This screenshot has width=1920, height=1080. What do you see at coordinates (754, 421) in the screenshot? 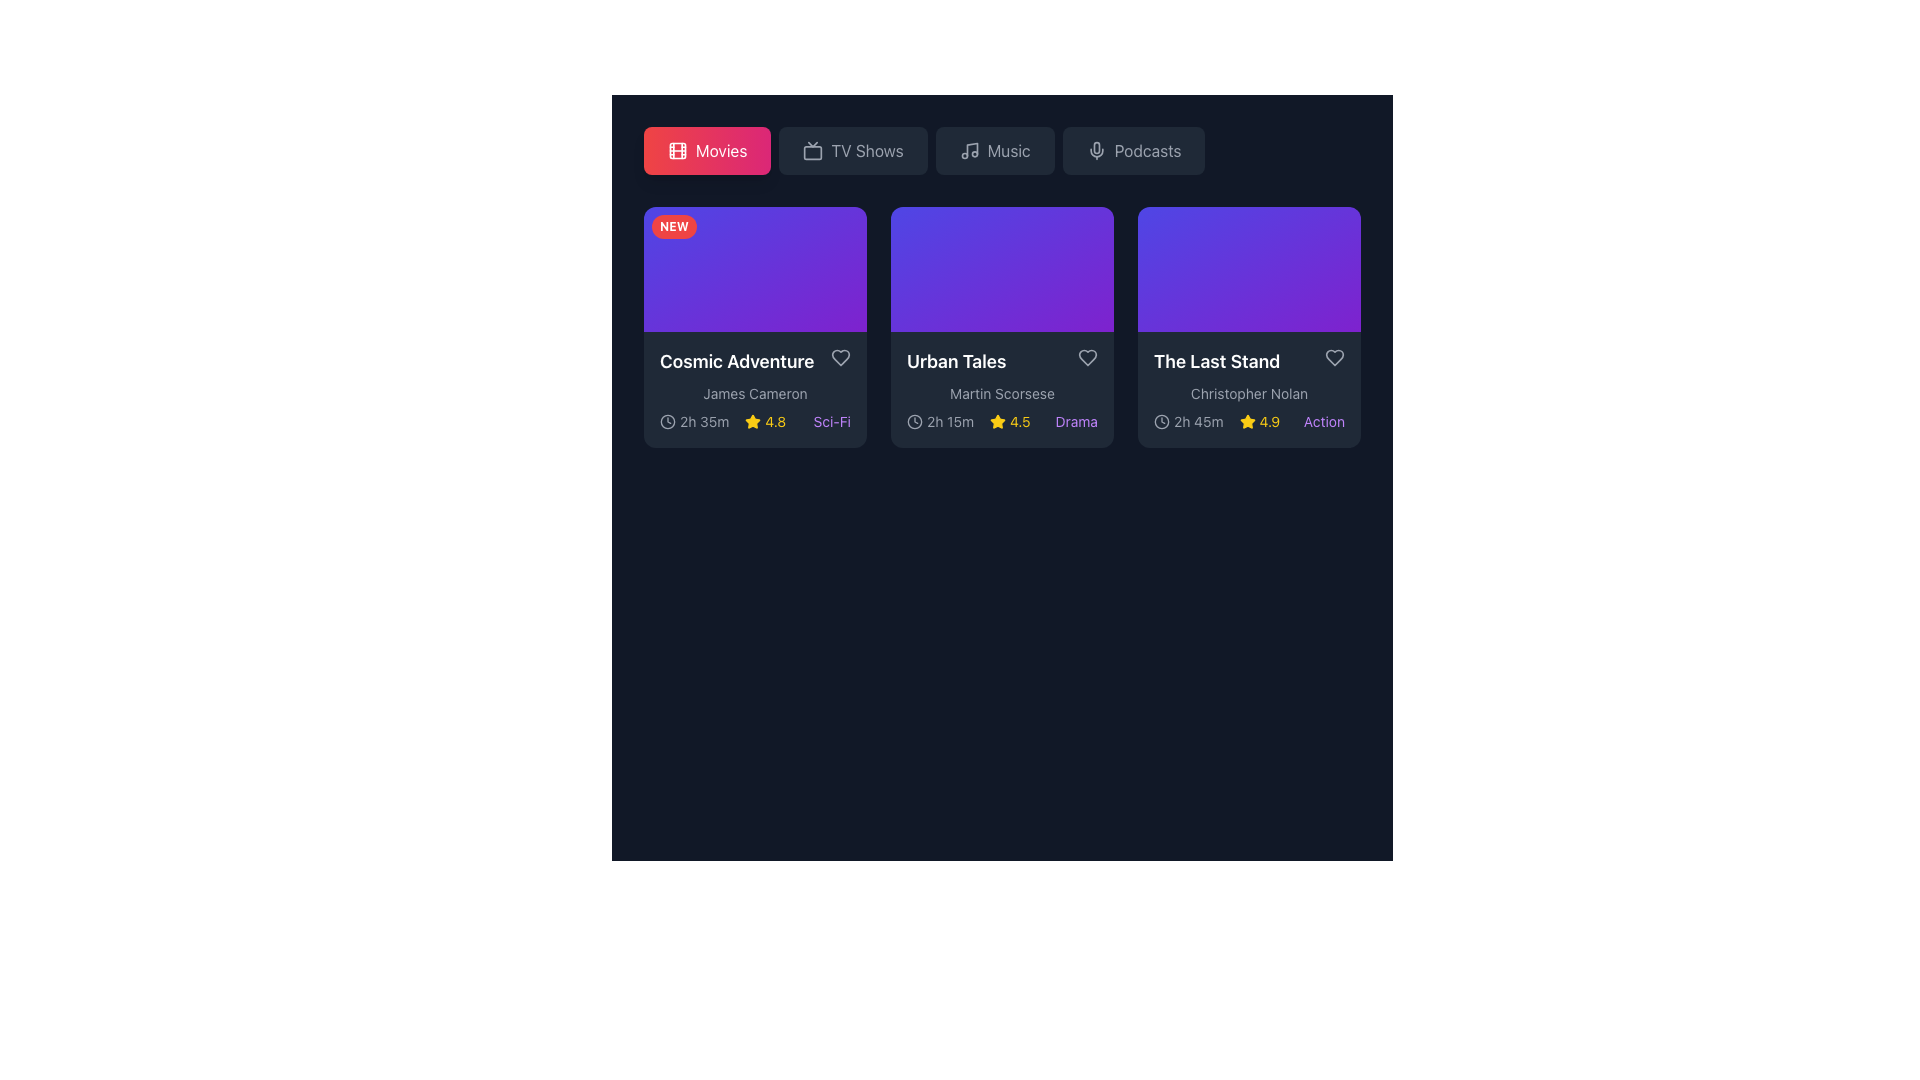
I see `the composite element displaying the text '2h 35m 4.8 Sci-Fi' with icons for additional details` at bounding box center [754, 421].